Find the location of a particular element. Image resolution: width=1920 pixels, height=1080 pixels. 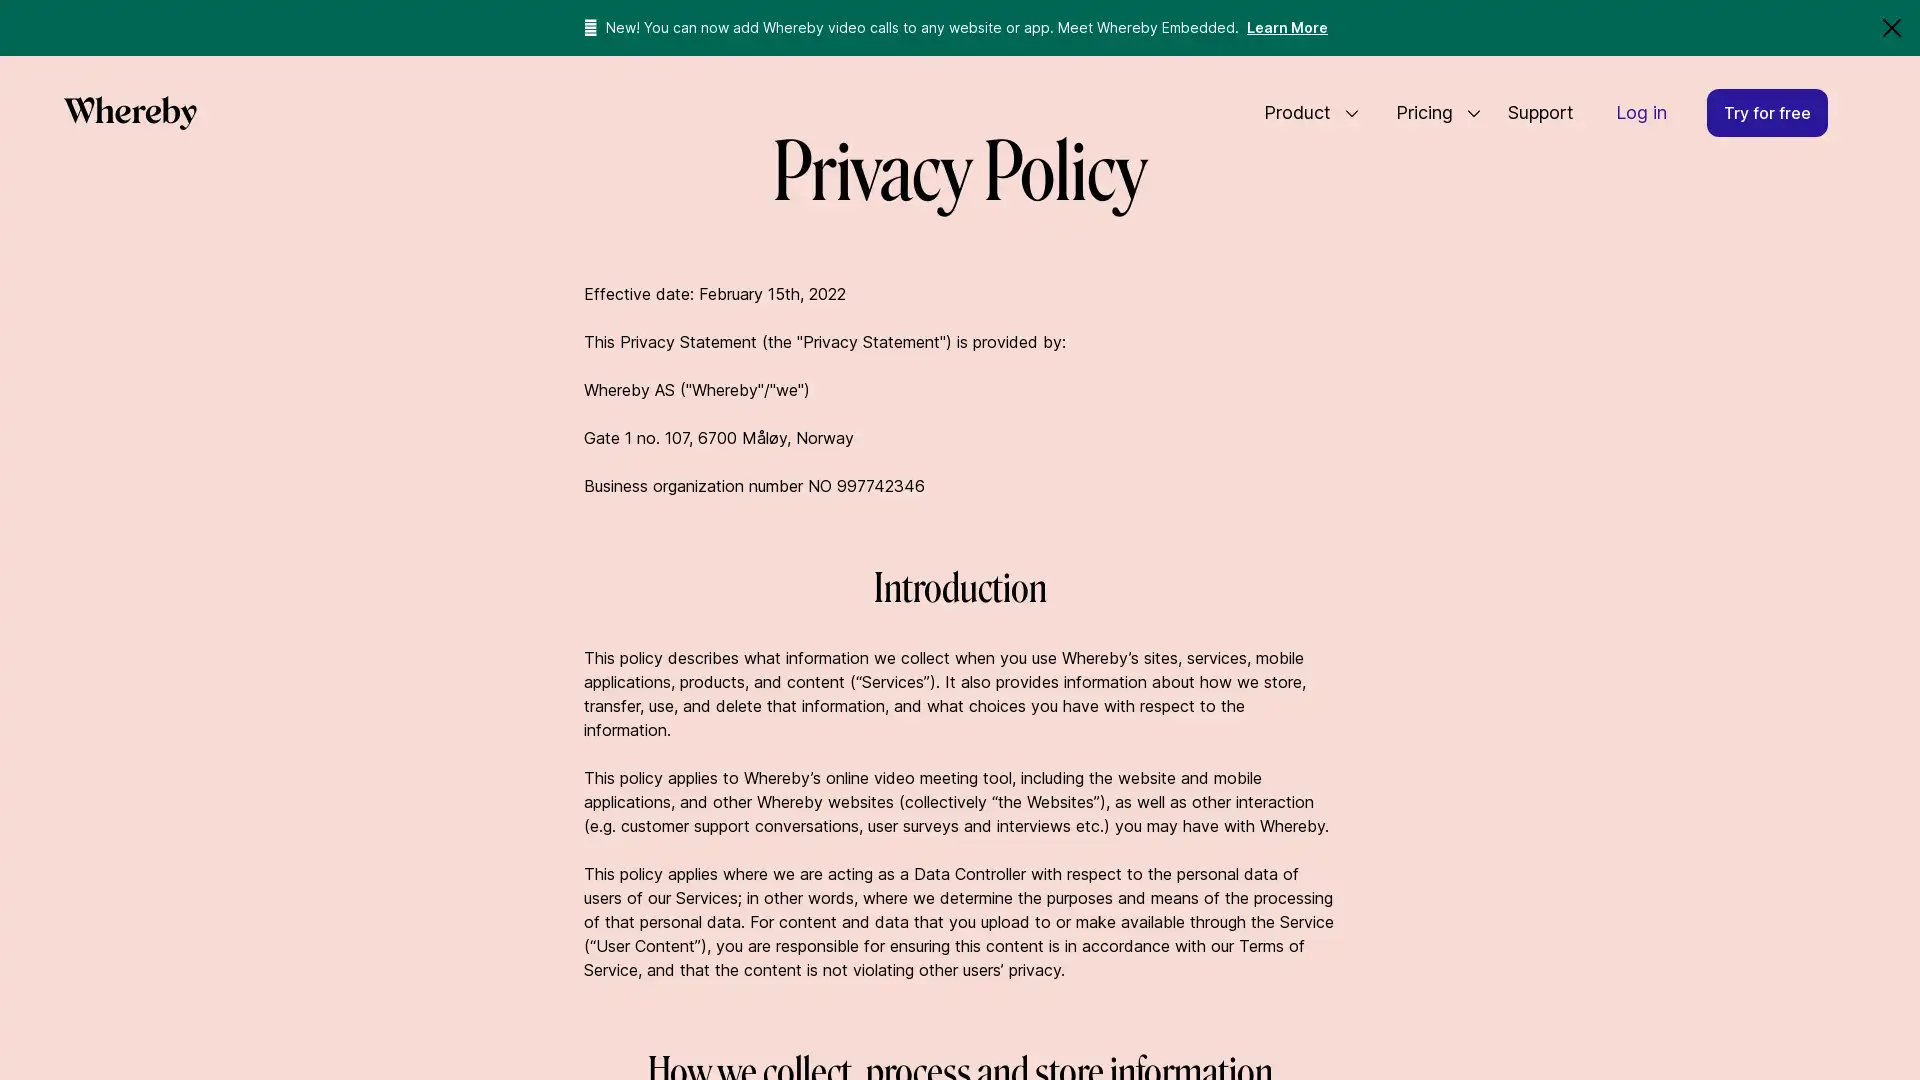

Close is located at coordinates (1890, 27).